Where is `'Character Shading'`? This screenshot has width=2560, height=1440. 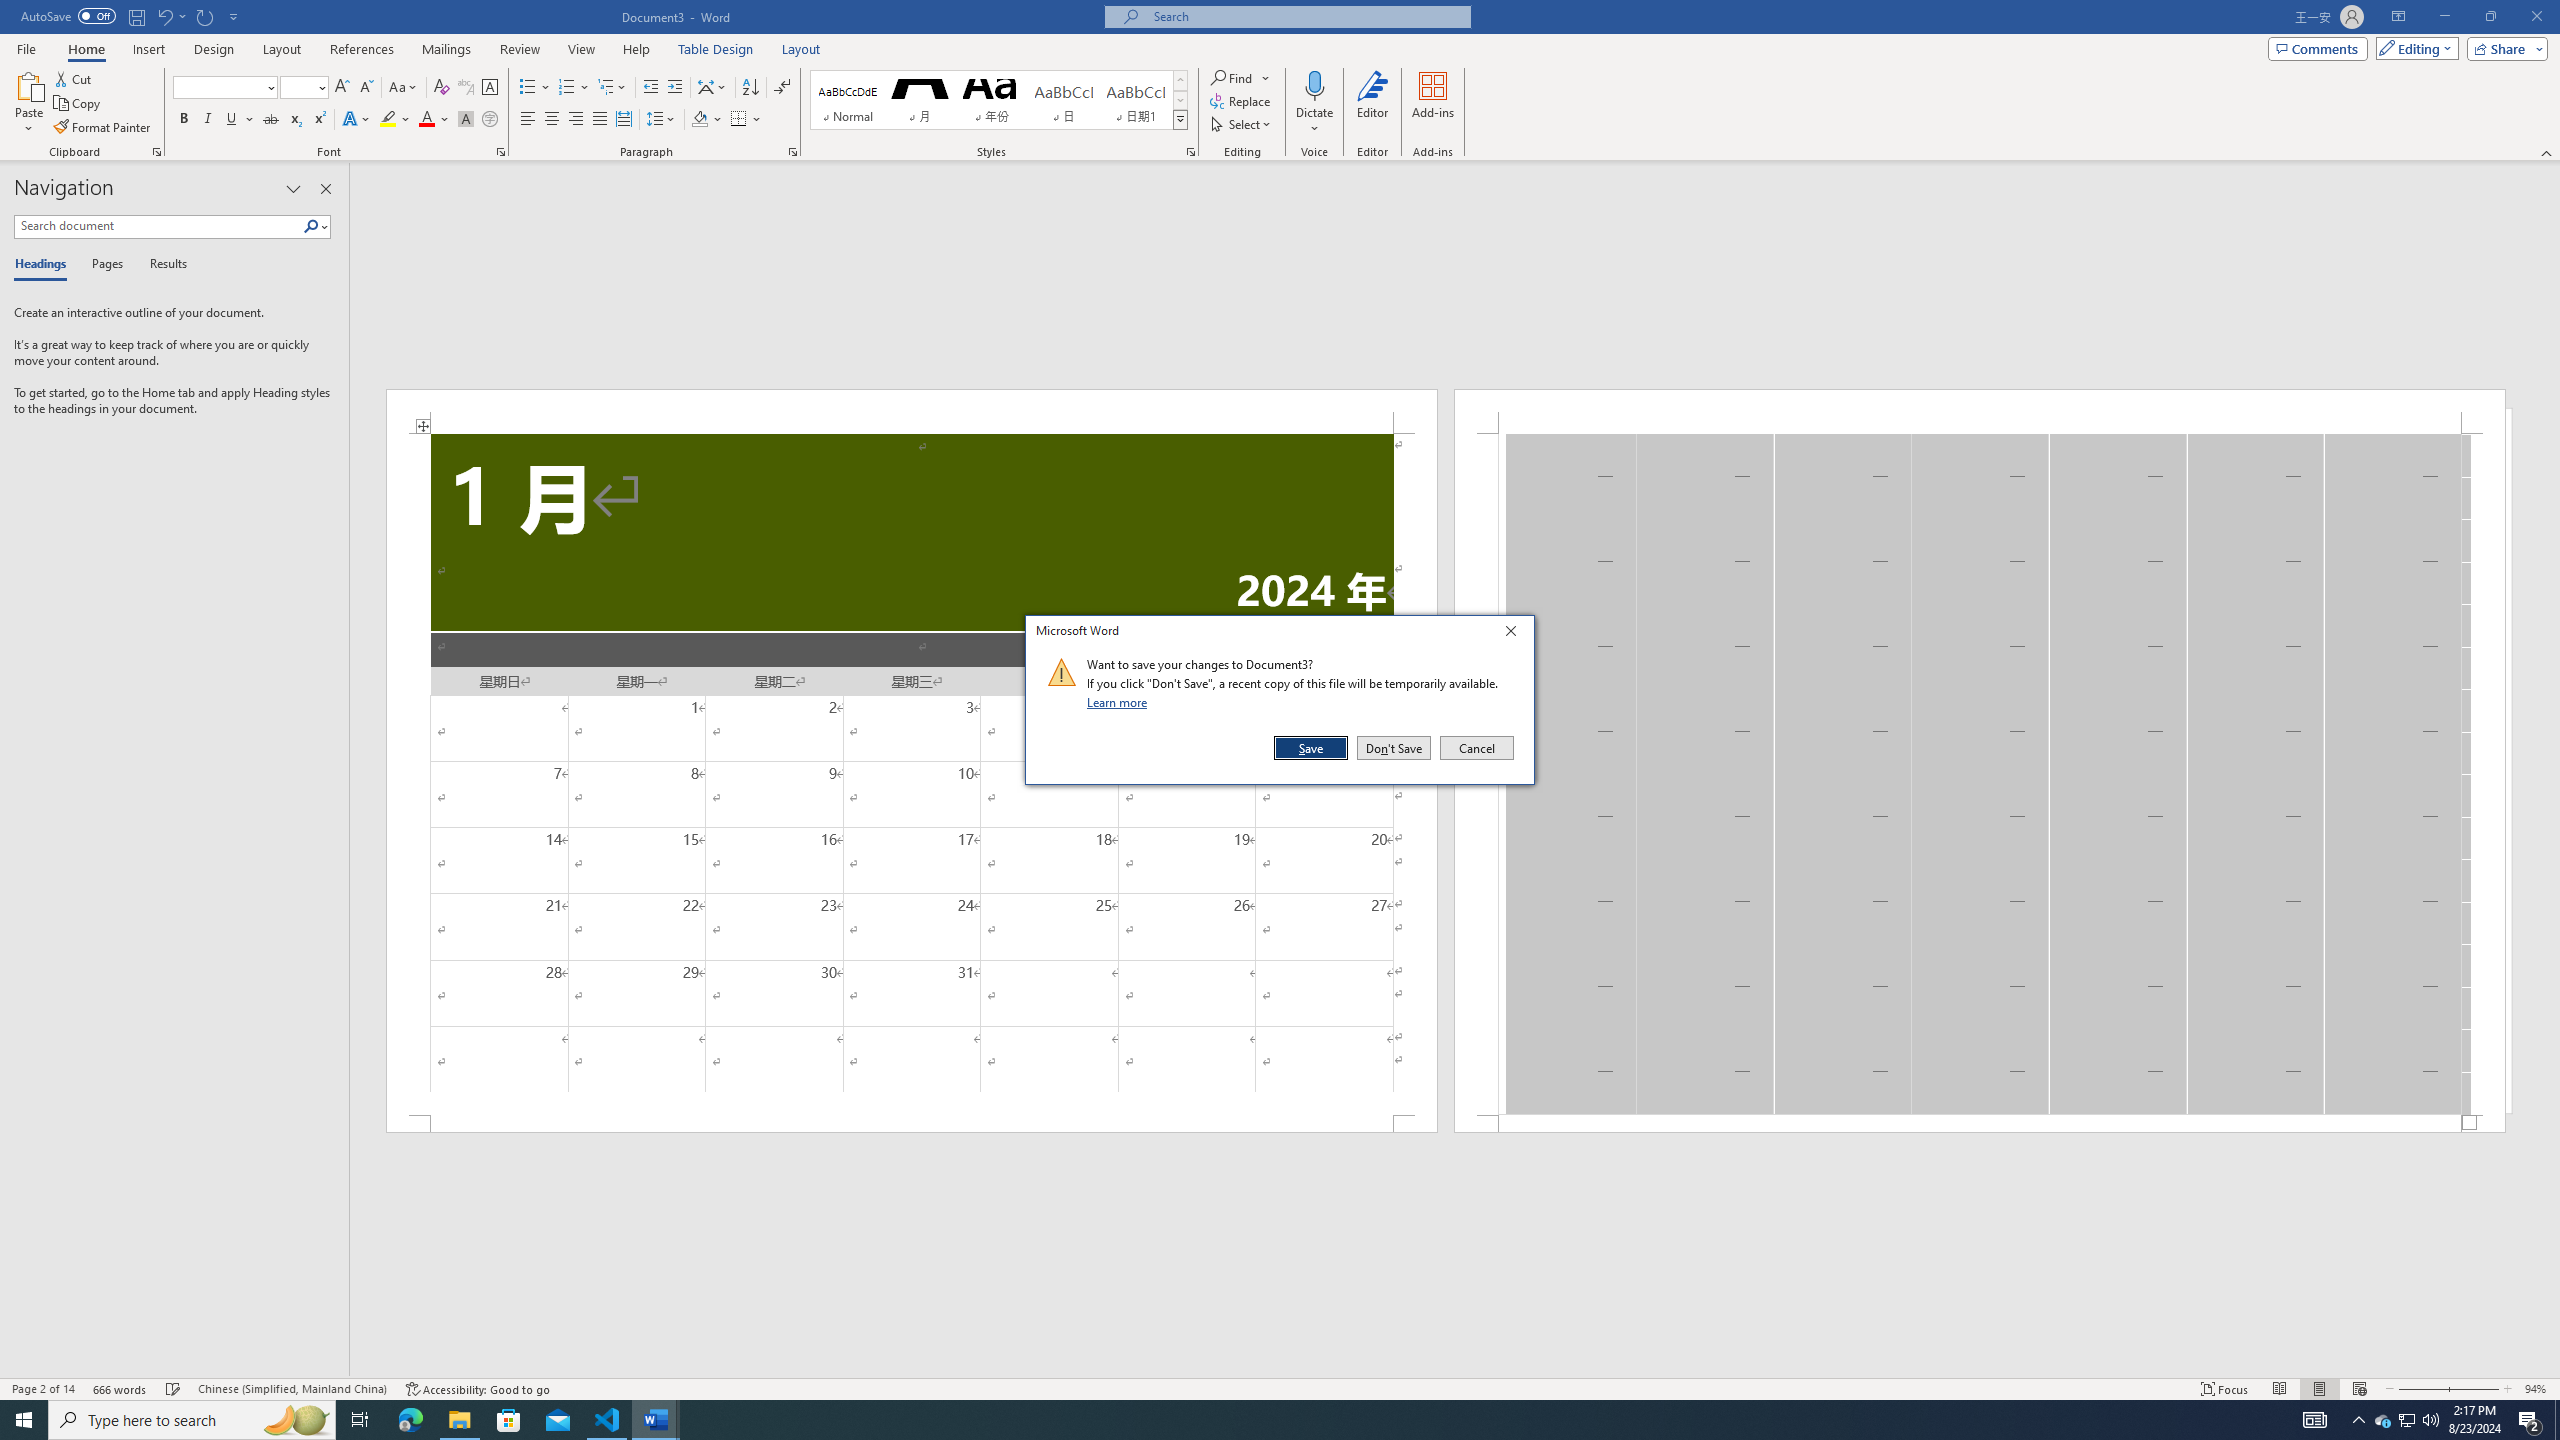 'Character Shading' is located at coordinates (464, 118).